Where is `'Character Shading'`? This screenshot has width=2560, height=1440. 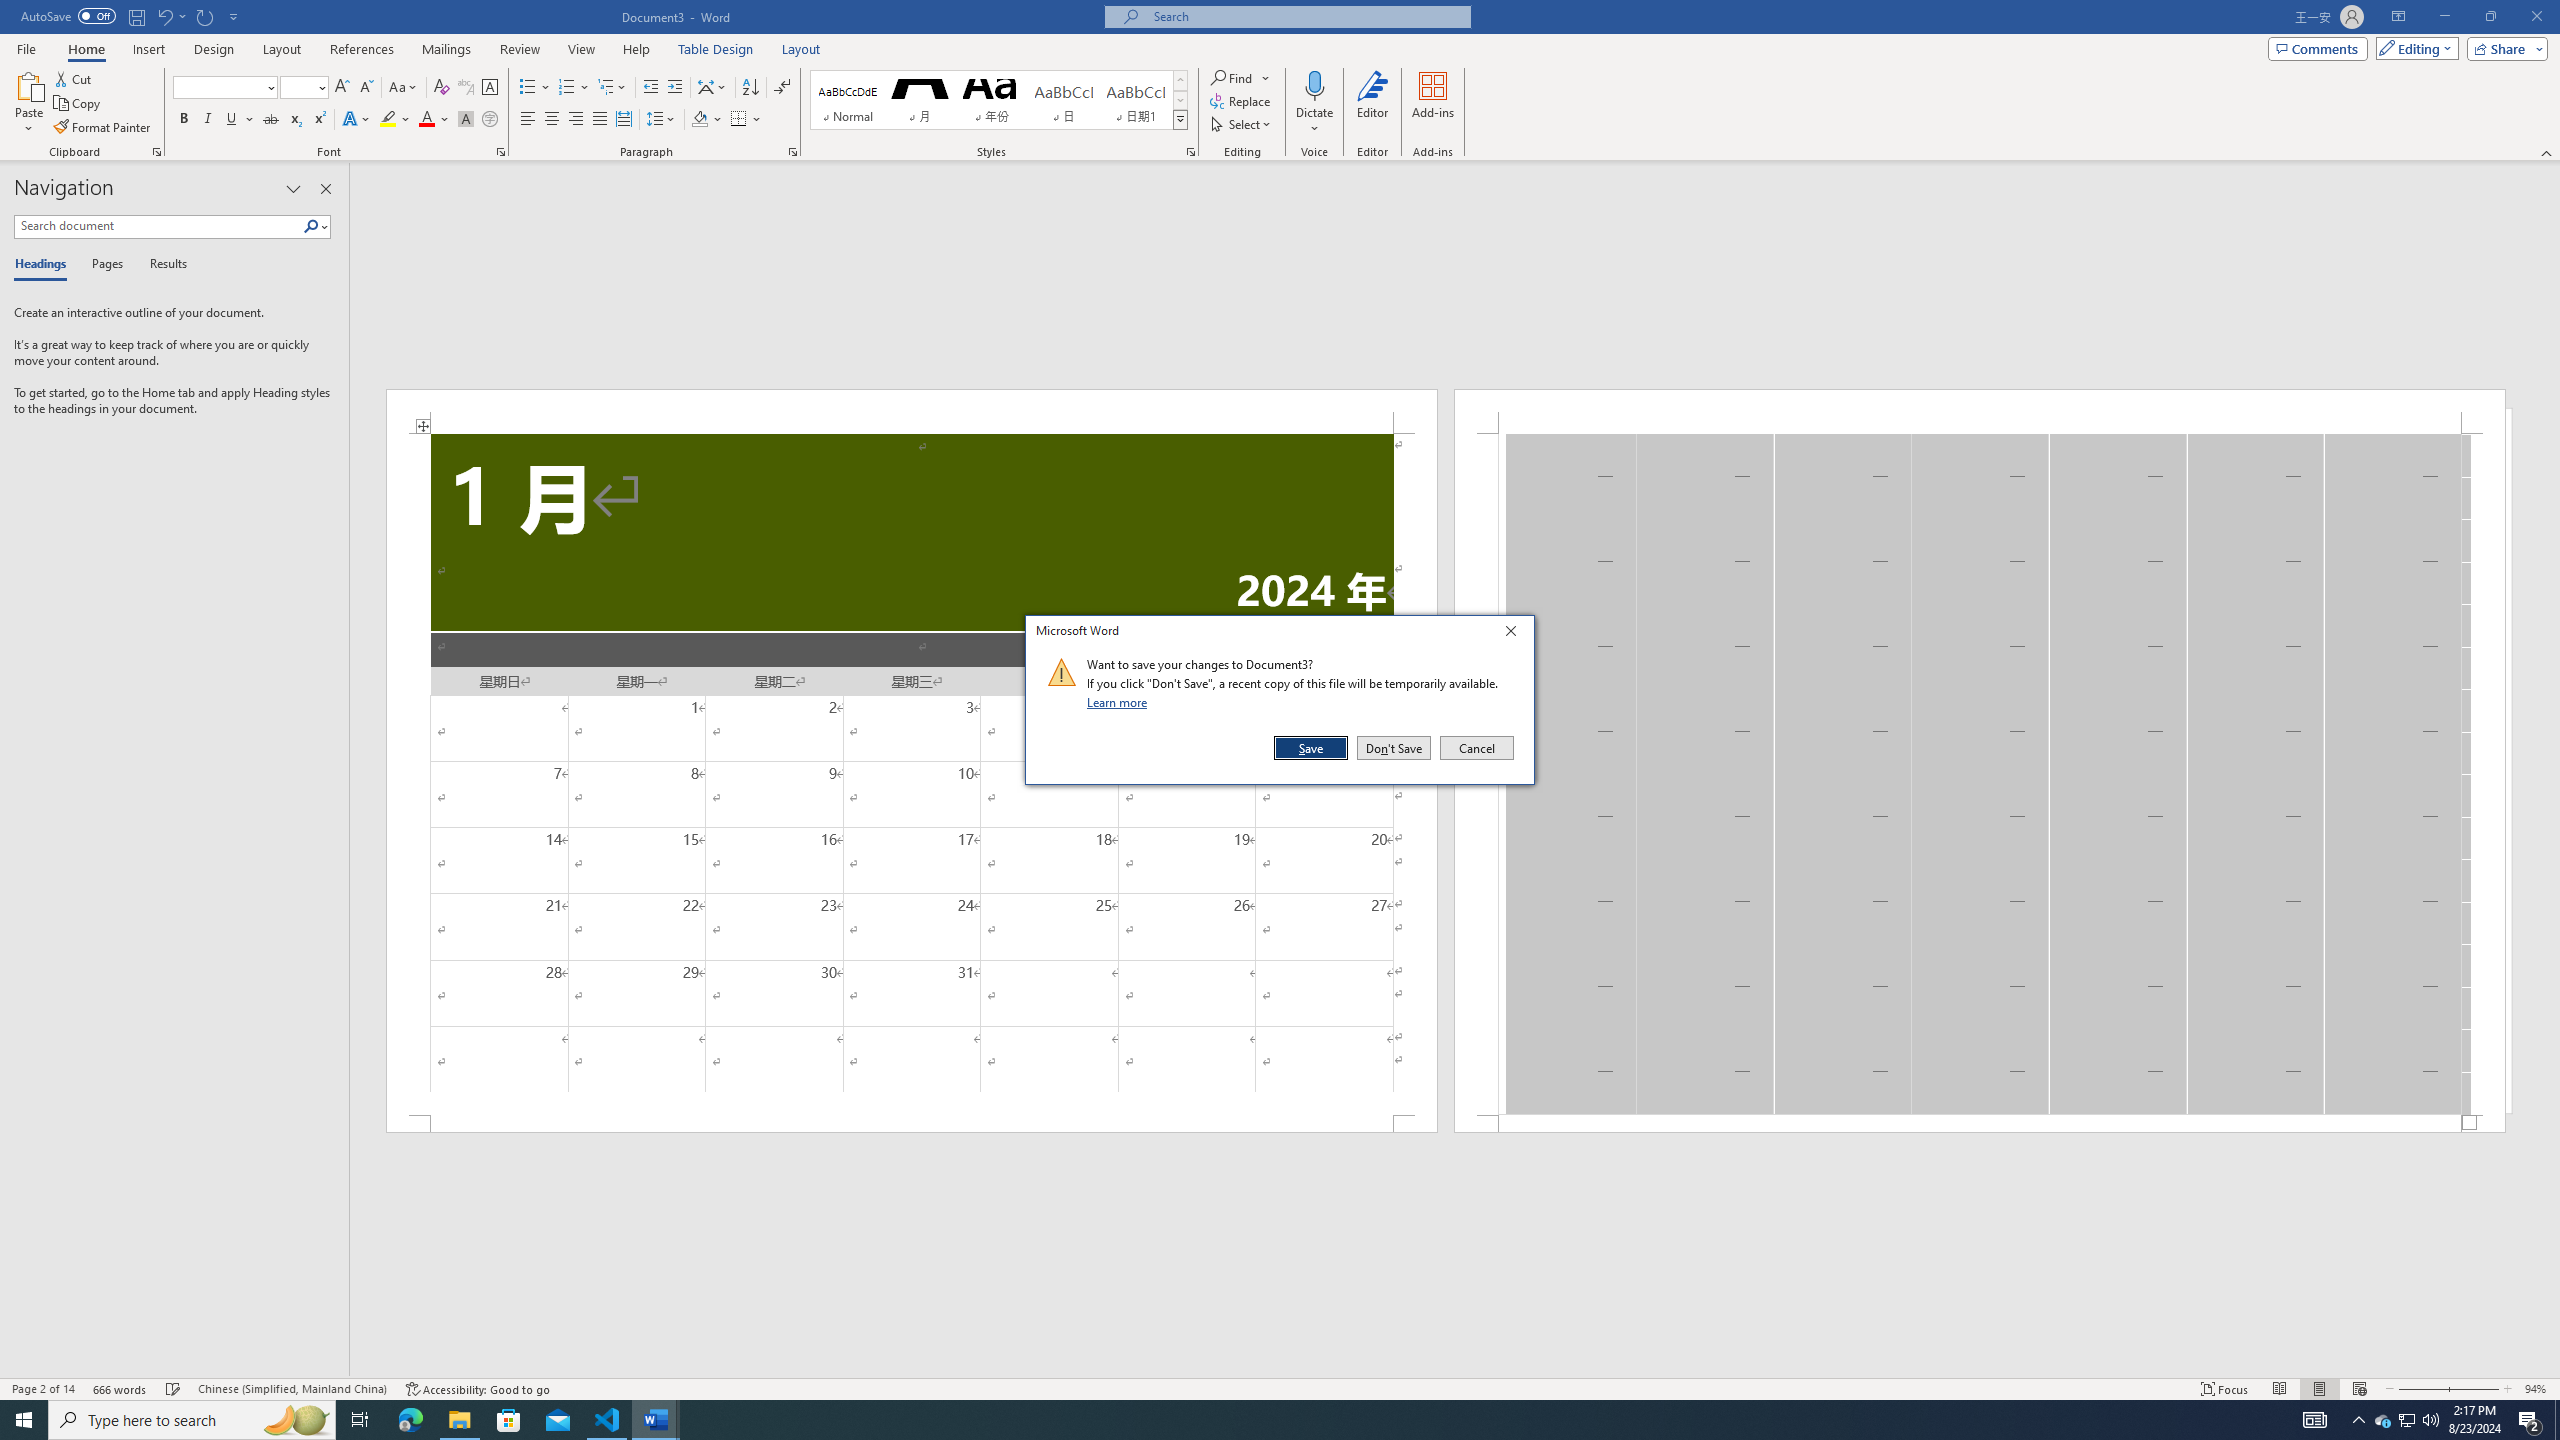 'Character Shading' is located at coordinates (464, 118).